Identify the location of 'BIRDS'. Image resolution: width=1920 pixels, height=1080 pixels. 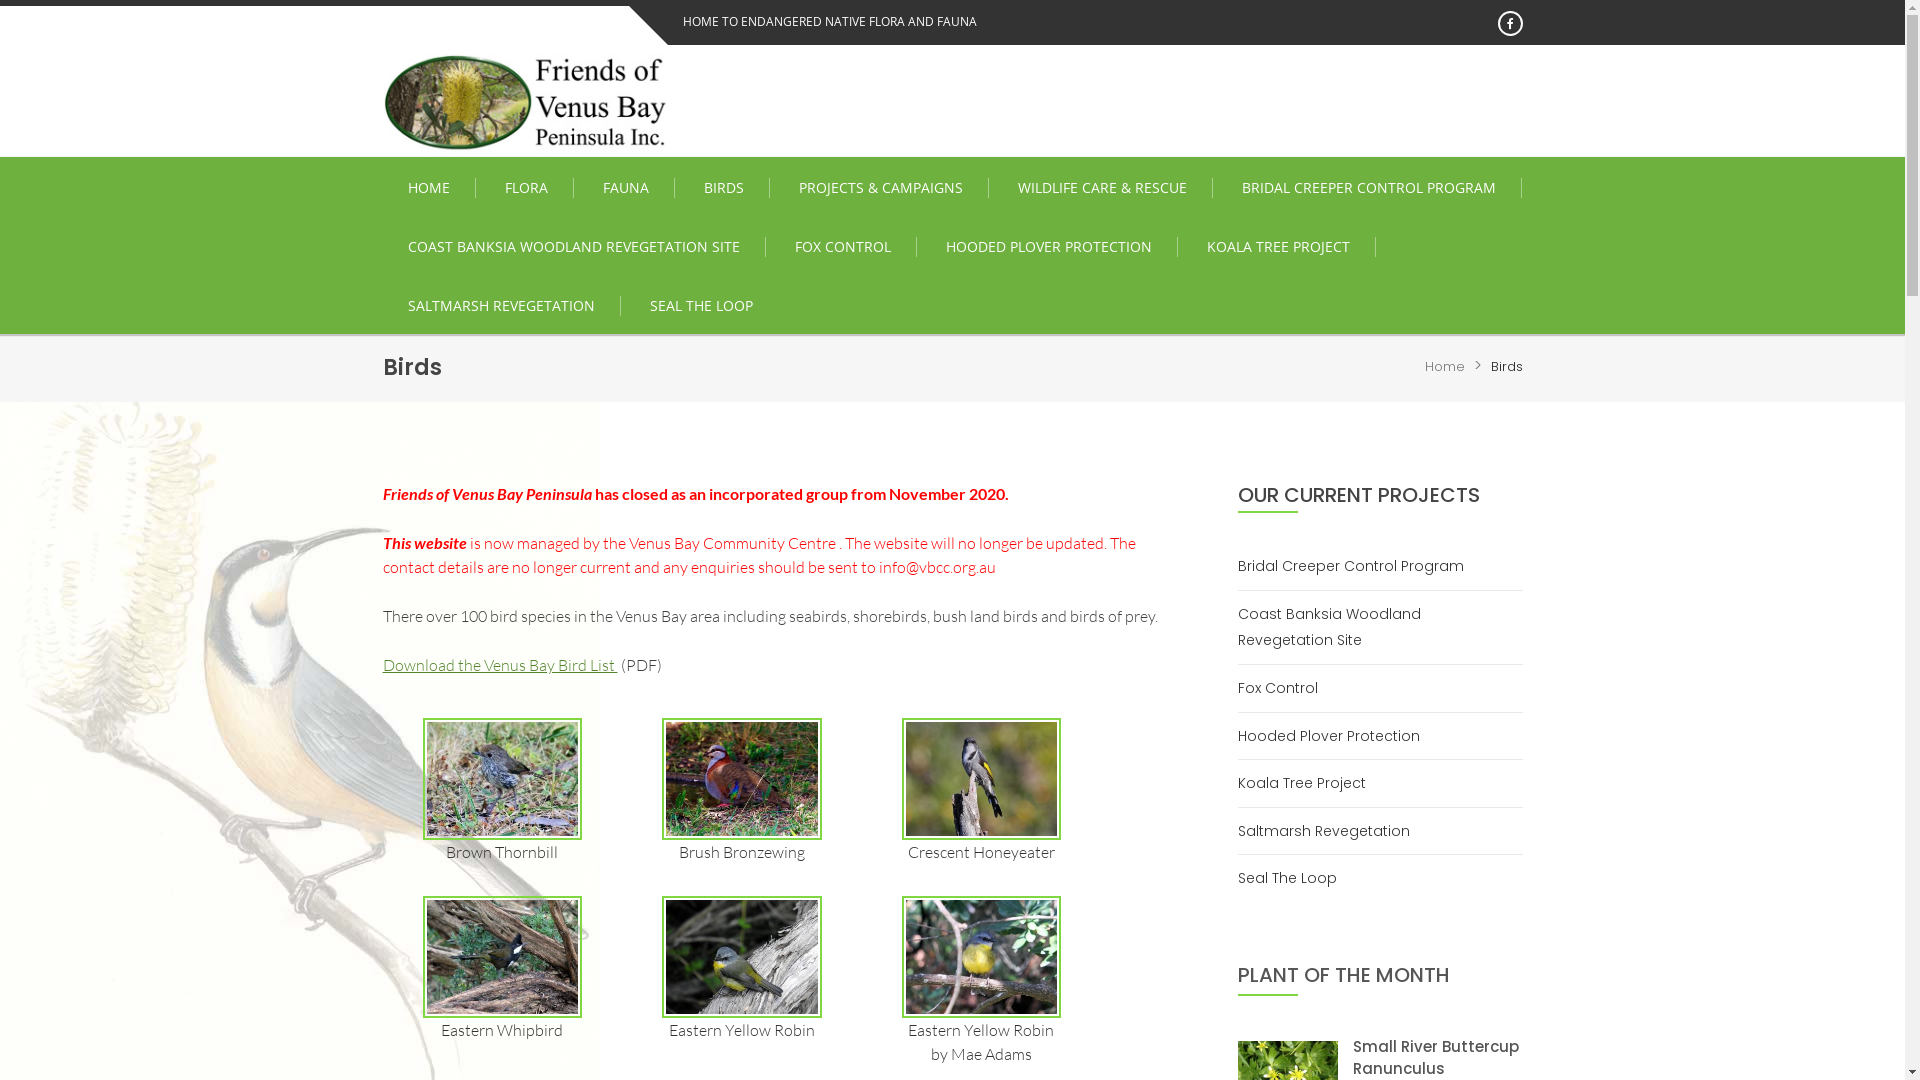
(722, 188).